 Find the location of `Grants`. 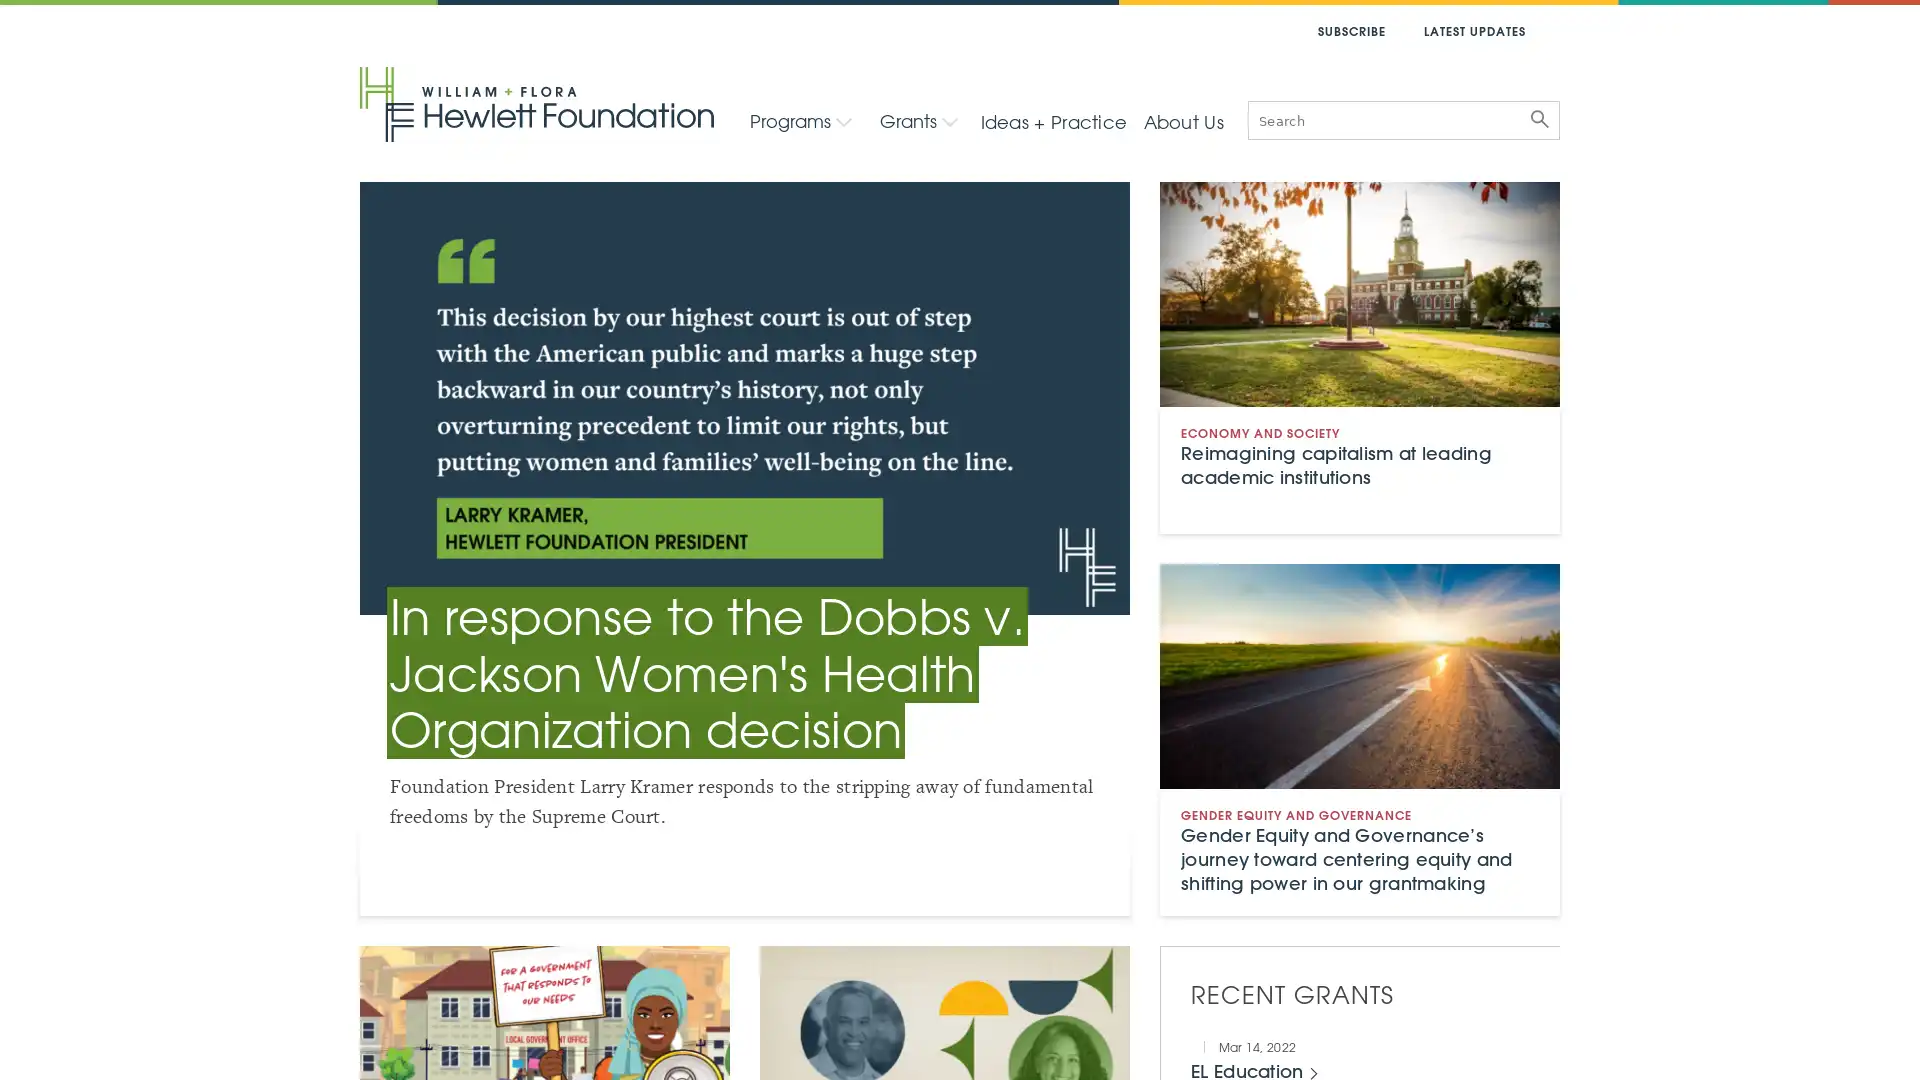

Grants is located at coordinates (917, 120).